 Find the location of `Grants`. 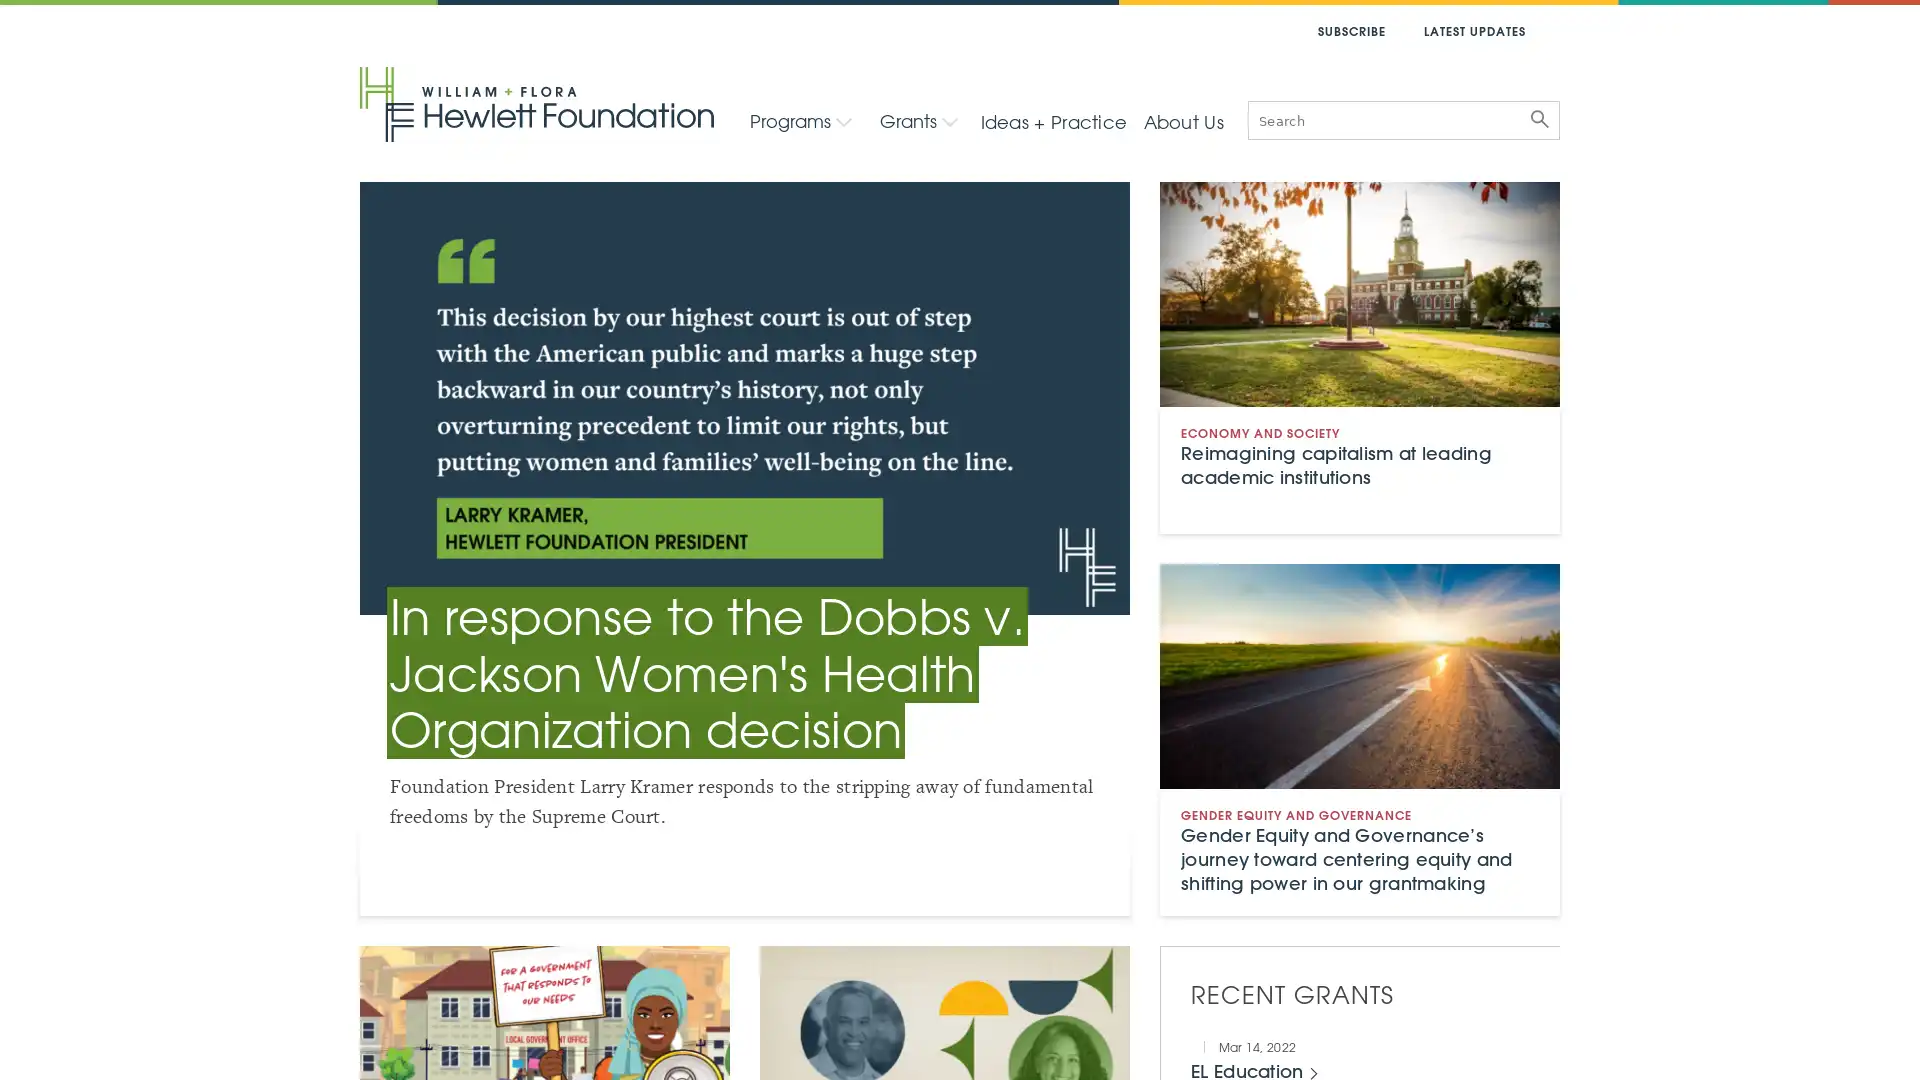

Grants is located at coordinates (917, 120).